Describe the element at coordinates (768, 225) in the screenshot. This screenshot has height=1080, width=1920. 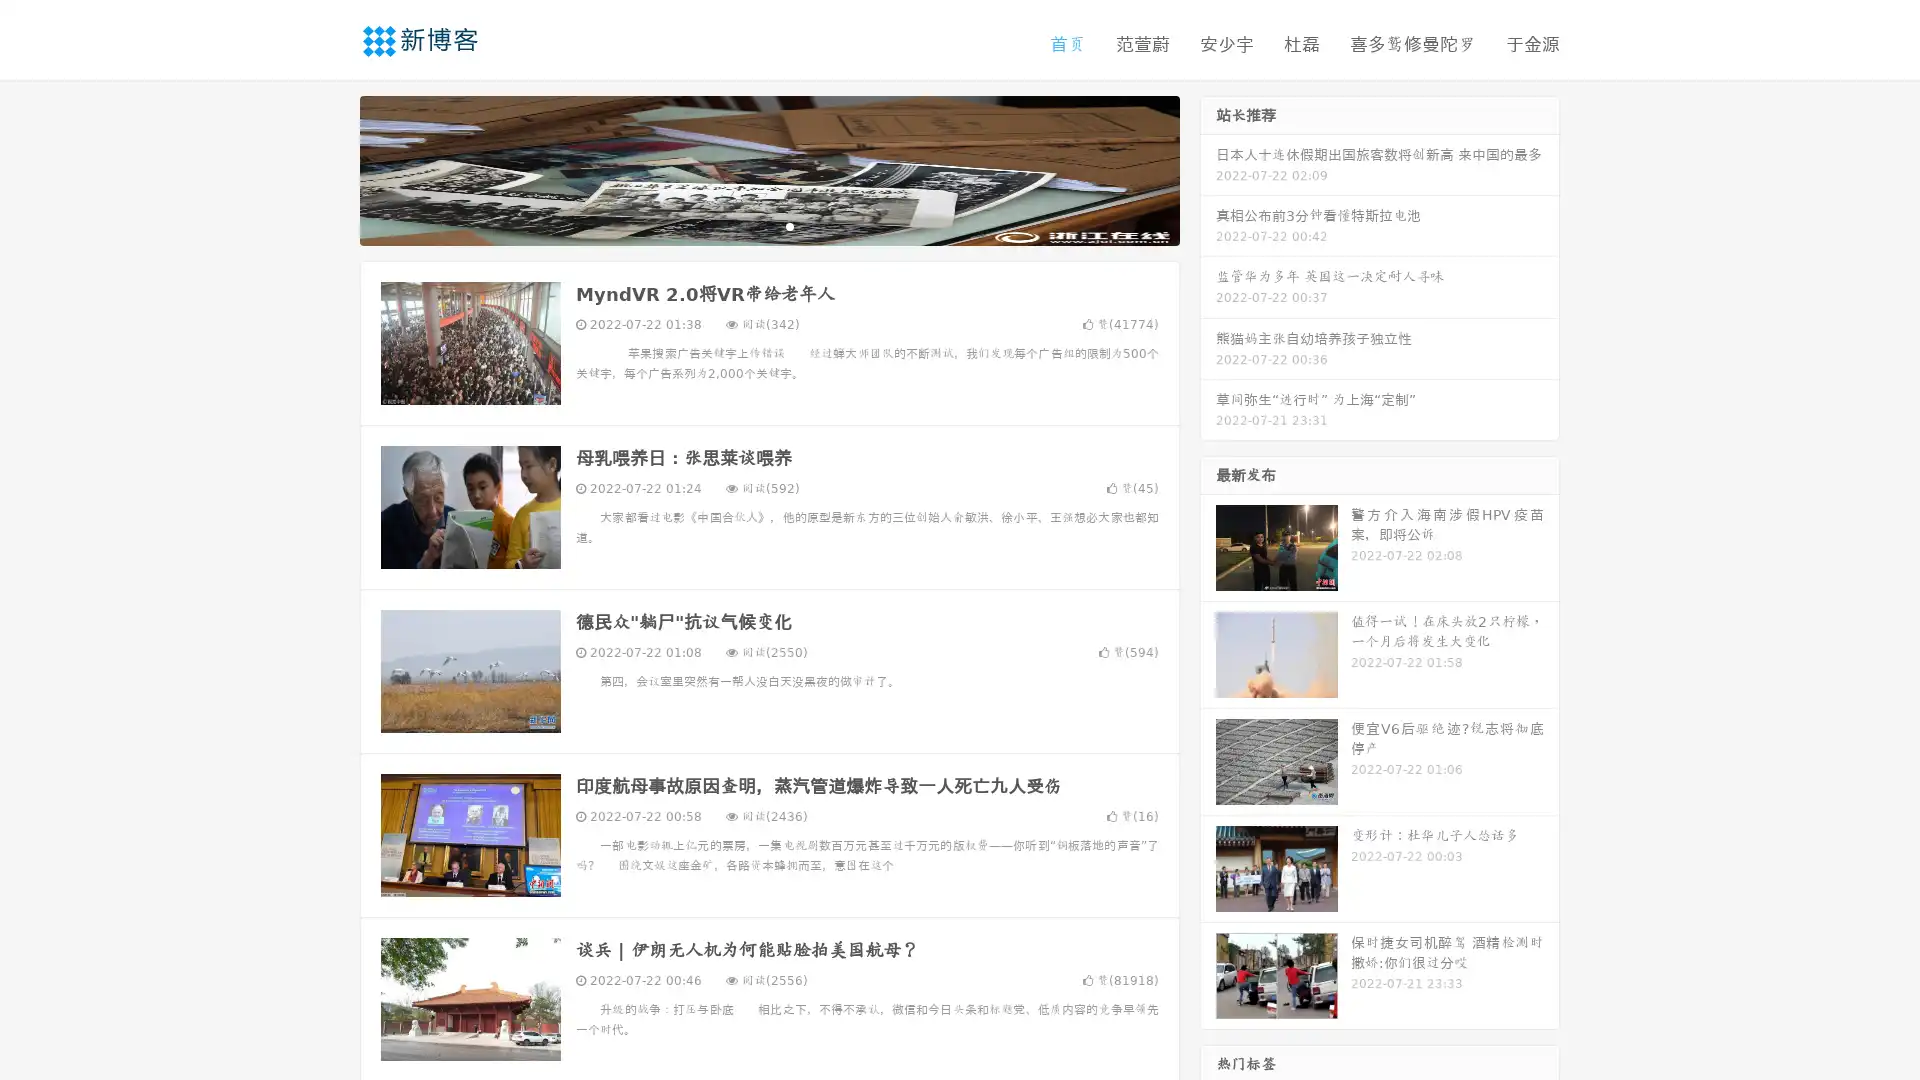
I see `Go to slide 2` at that location.